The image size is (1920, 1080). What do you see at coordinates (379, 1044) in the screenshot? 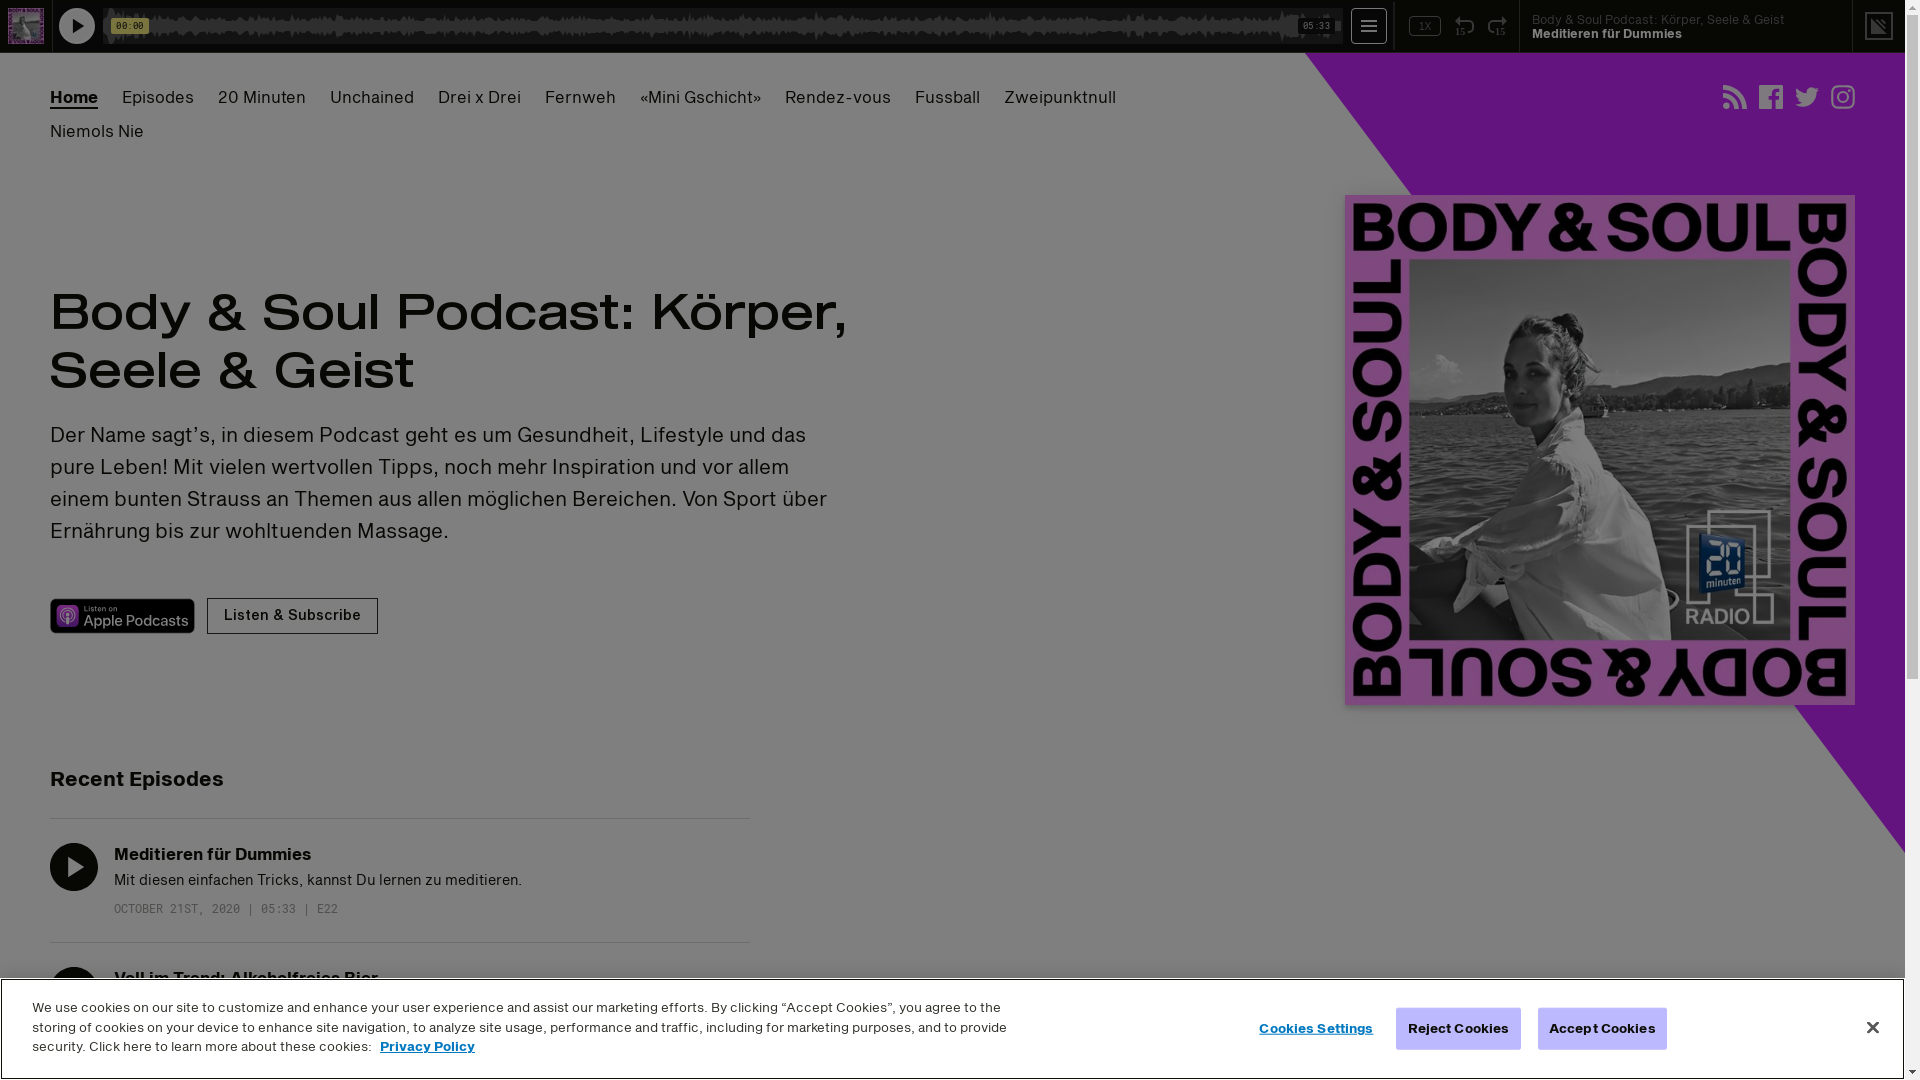
I see `'Privacy Policy'` at bounding box center [379, 1044].